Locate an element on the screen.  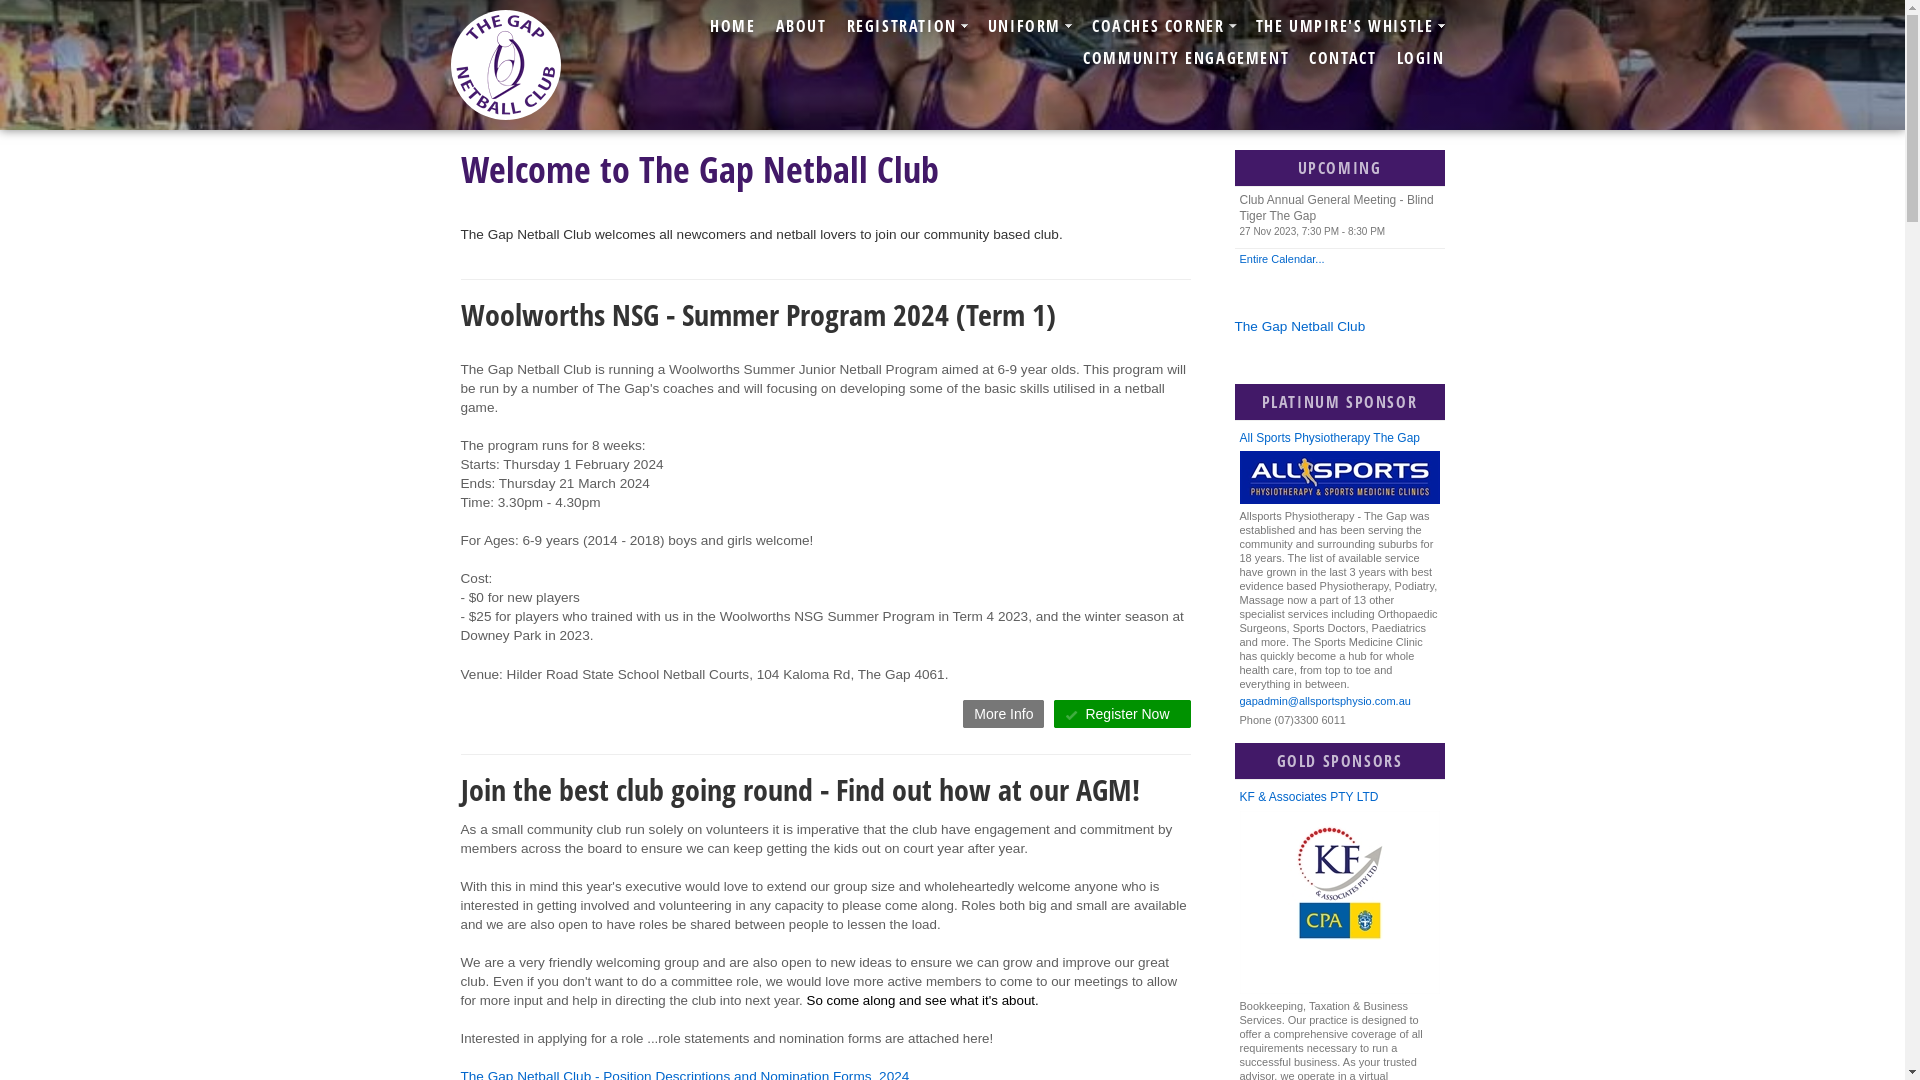
'gapadmin@allsportsphysio.com.au' is located at coordinates (1238, 701).